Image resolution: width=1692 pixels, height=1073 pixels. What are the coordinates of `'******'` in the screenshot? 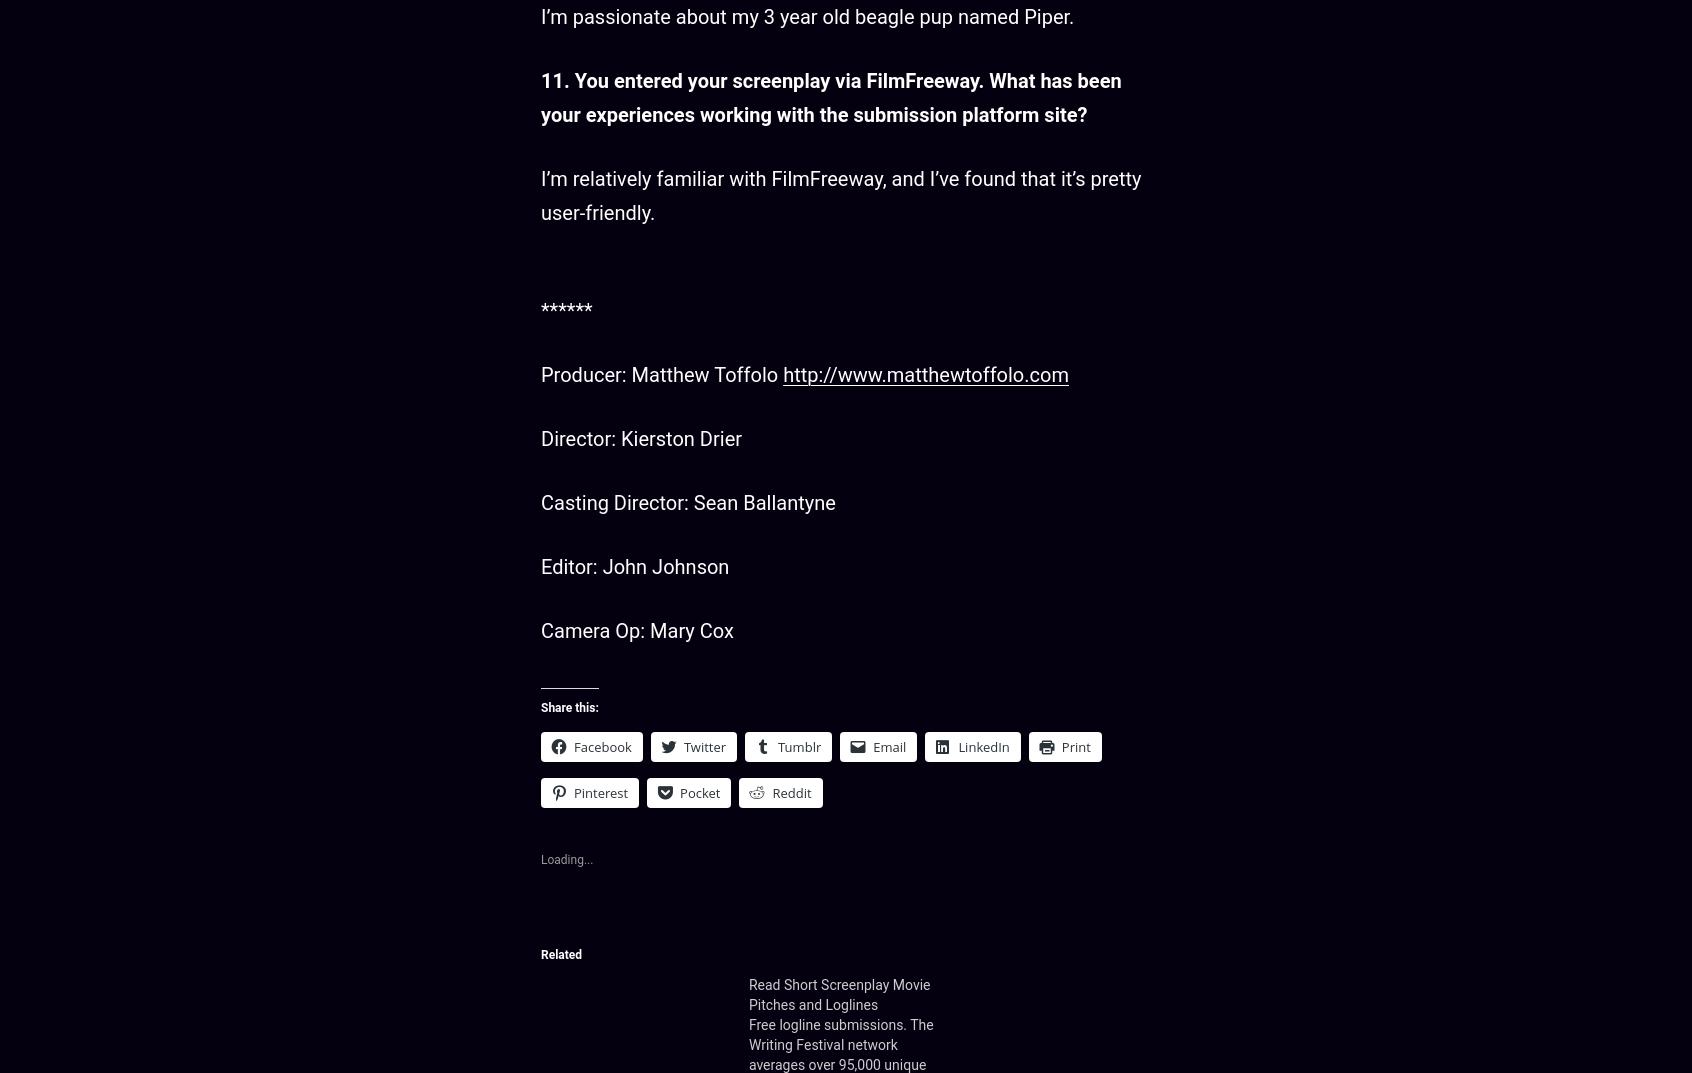 It's located at (540, 310).